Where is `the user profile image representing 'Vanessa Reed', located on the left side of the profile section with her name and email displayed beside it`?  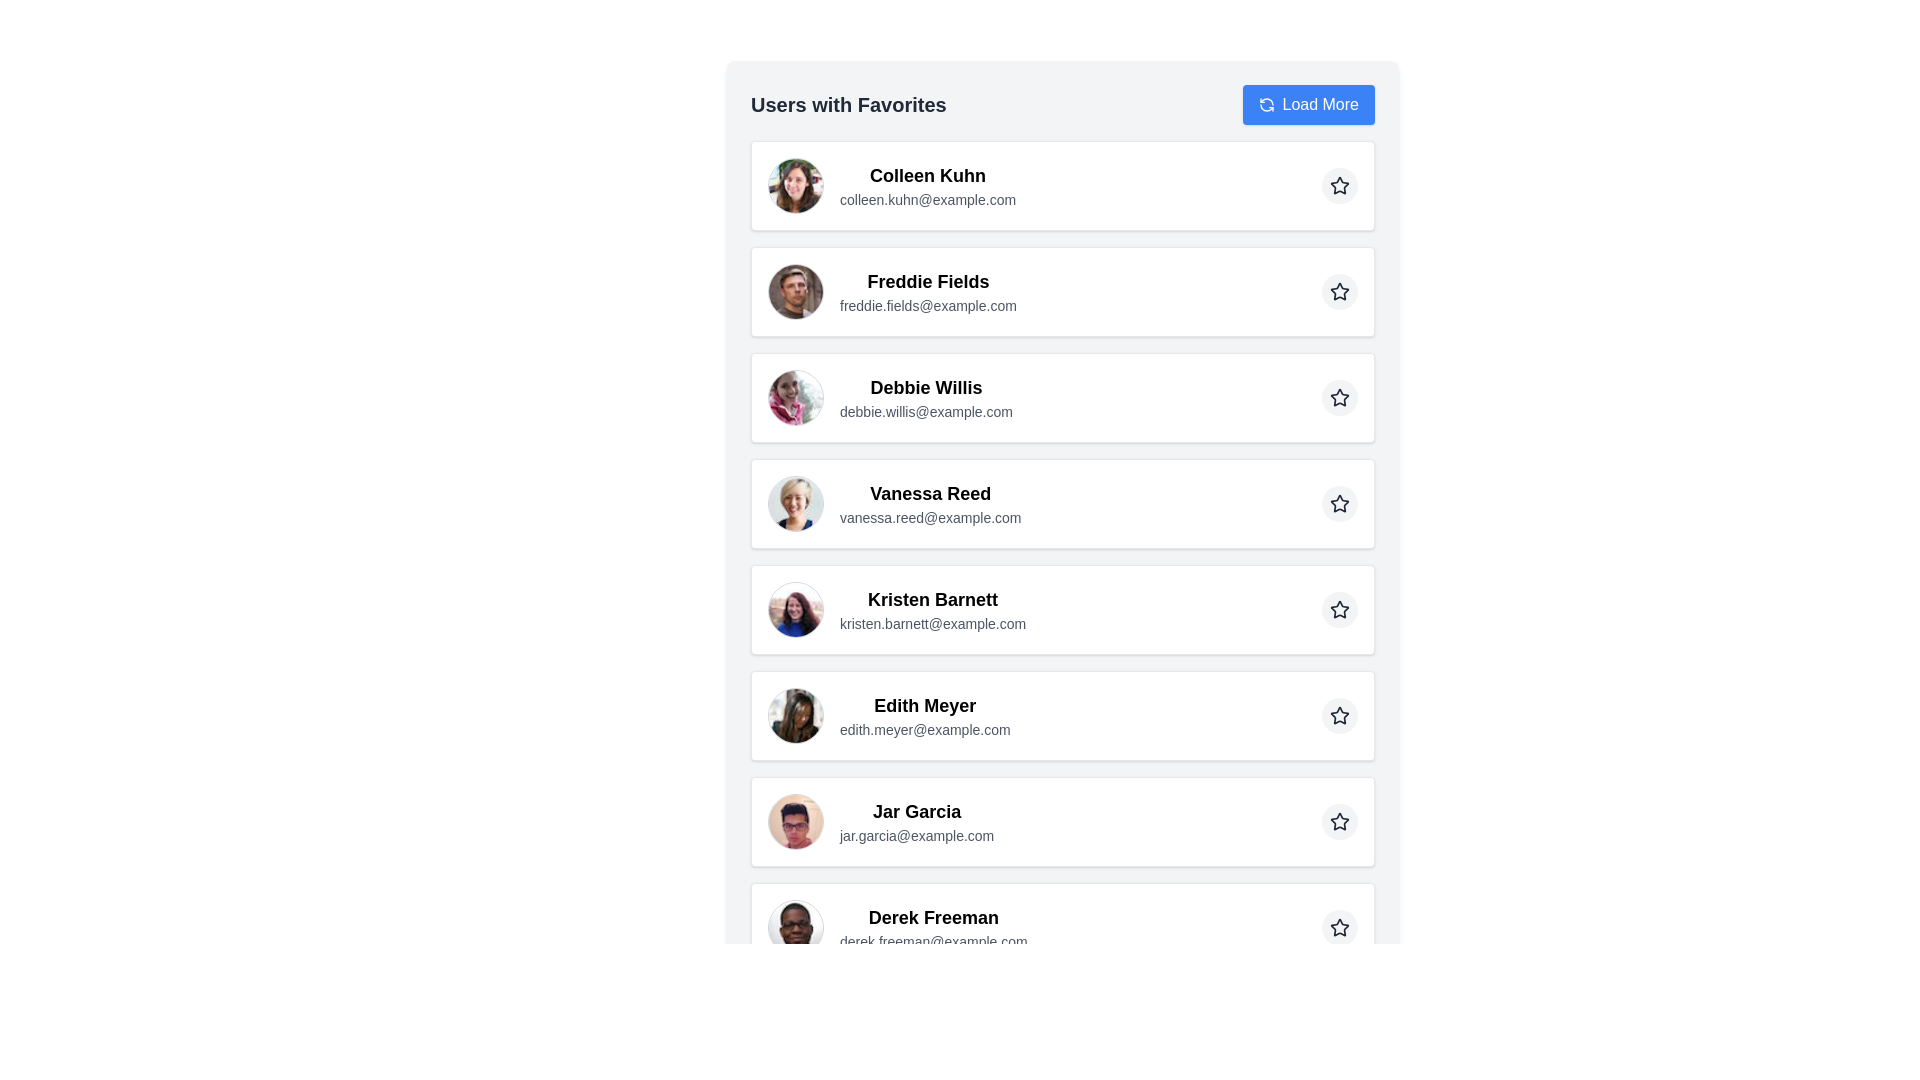
the user profile image representing 'Vanessa Reed', located on the left side of the profile section with her name and email displayed beside it is located at coordinates (795, 503).